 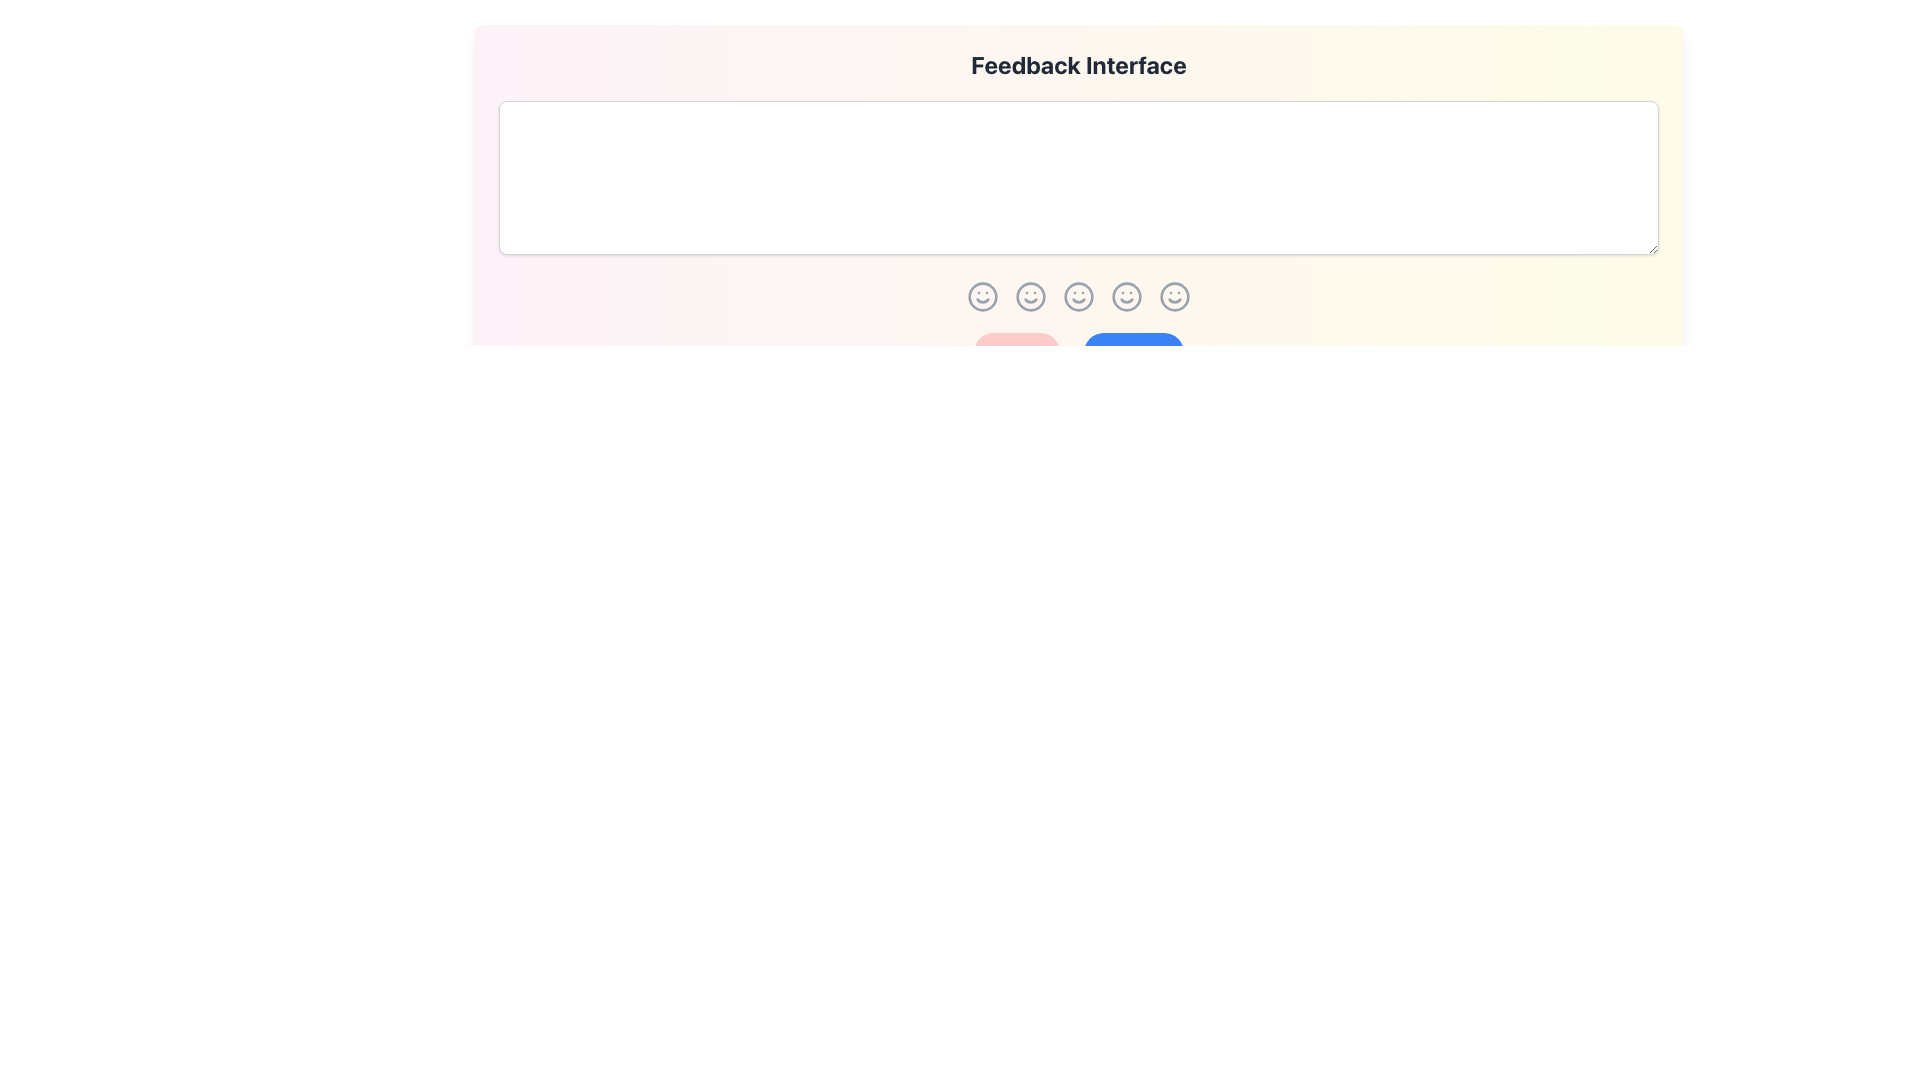 I want to click on the smiley face icon, which is the second icon in a horizontal arrangement of feedback icons located under the feedback text box, so click(x=1031, y=297).